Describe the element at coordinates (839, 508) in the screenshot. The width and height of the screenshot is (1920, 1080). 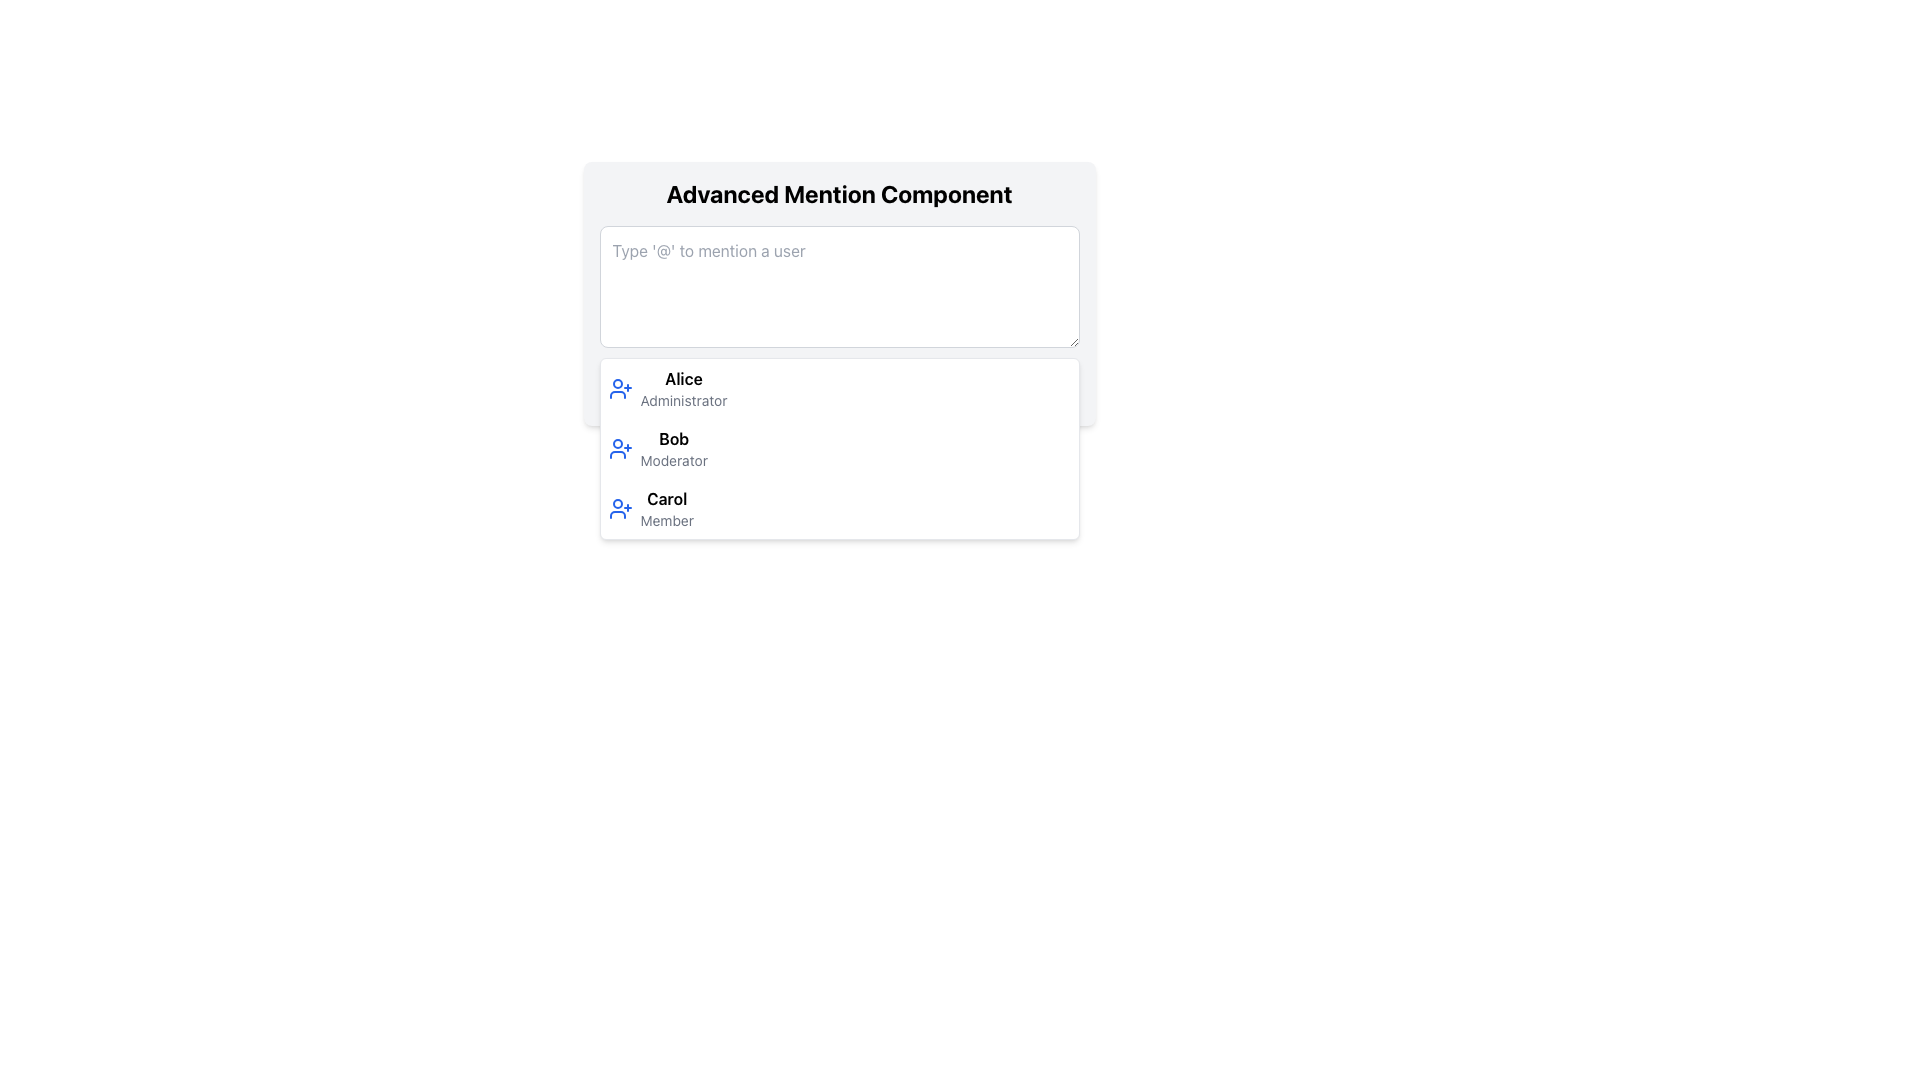
I see `the third list item in the mention dropdown` at that location.